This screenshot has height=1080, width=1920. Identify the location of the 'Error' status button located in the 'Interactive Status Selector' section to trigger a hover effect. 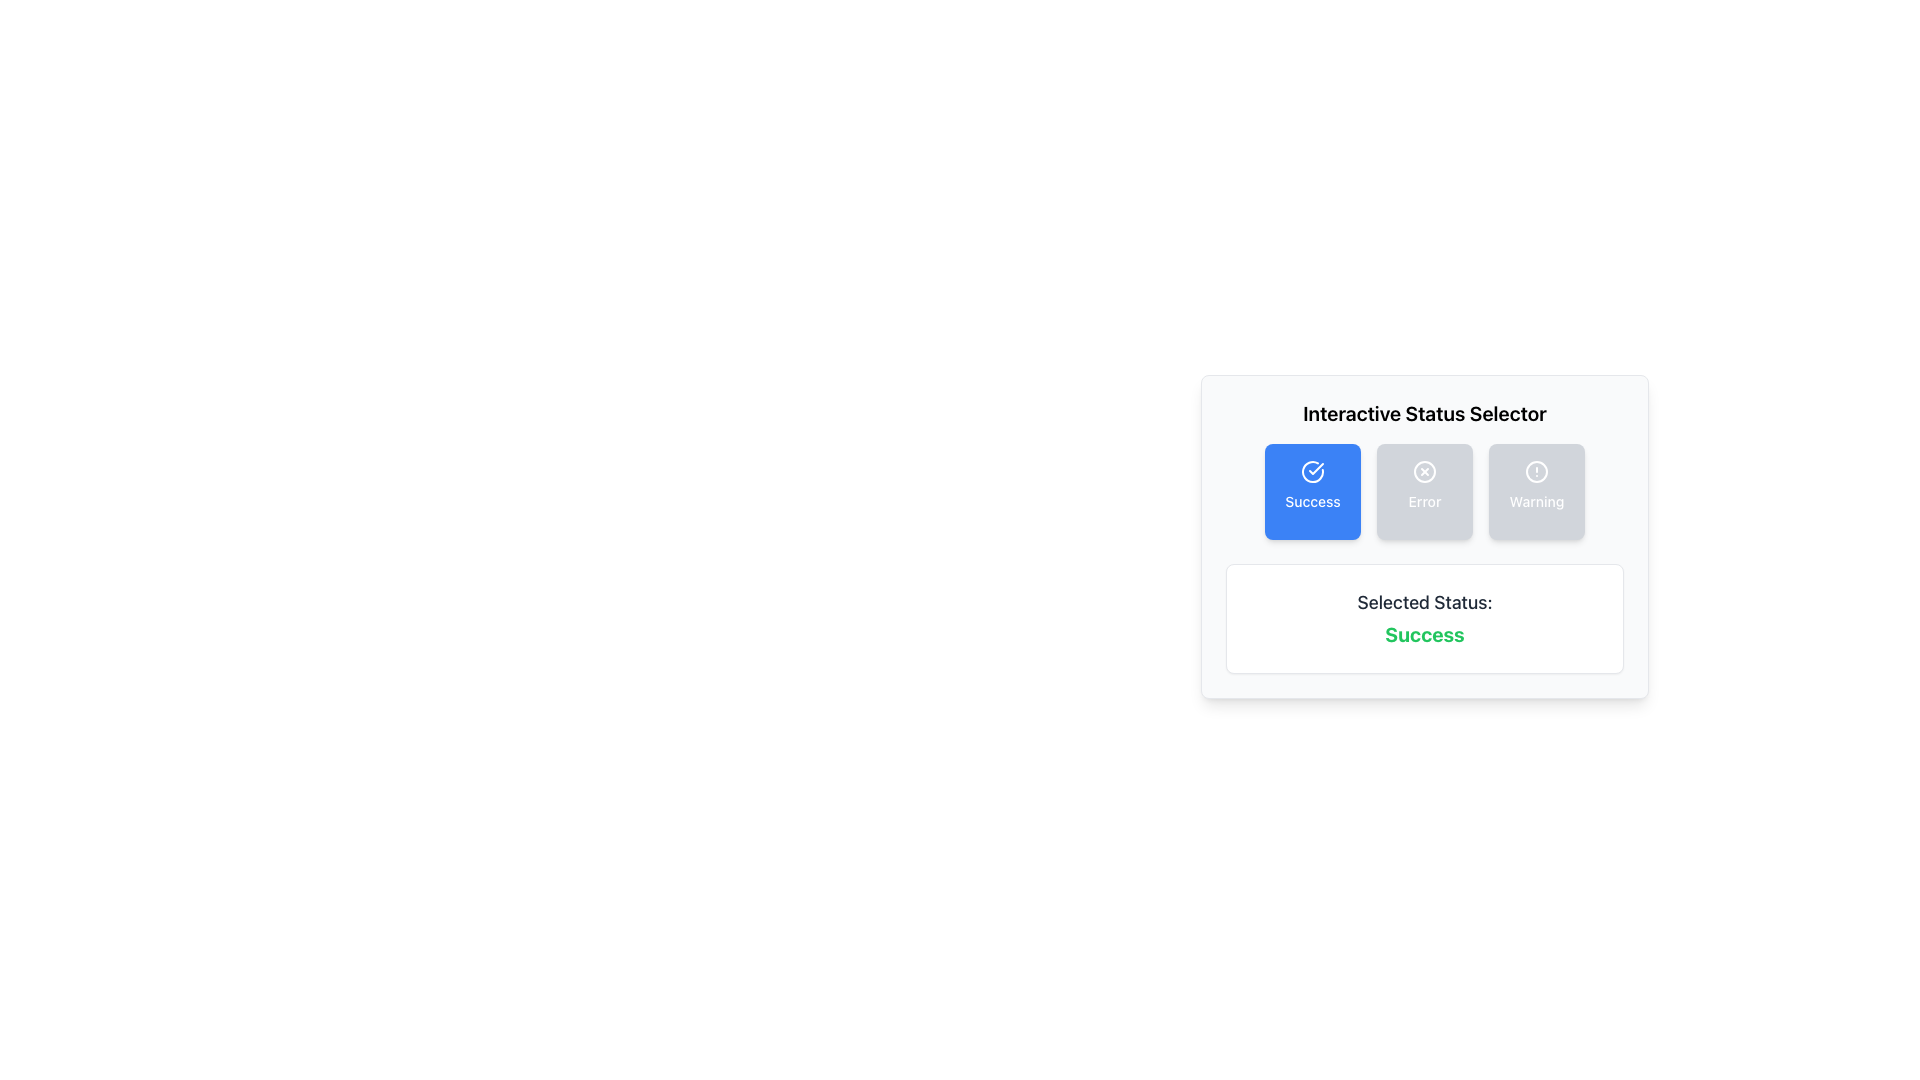
(1424, 492).